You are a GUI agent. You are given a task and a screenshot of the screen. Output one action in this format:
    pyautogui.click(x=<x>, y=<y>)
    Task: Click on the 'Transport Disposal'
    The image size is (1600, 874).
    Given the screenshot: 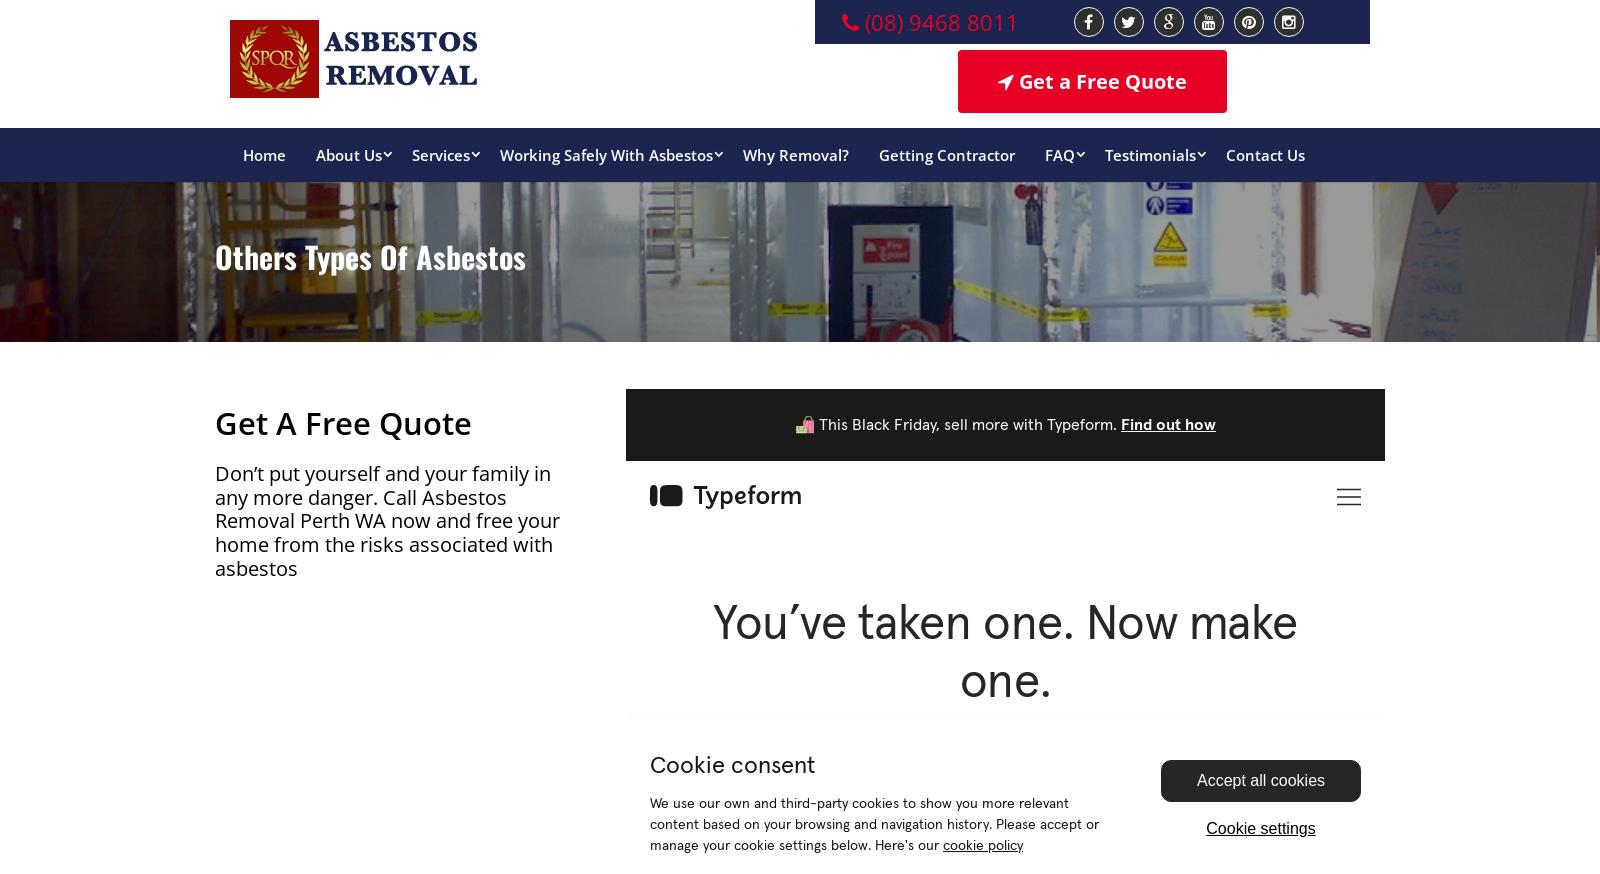 What is the action you would take?
    pyautogui.click(x=519, y=267)
    